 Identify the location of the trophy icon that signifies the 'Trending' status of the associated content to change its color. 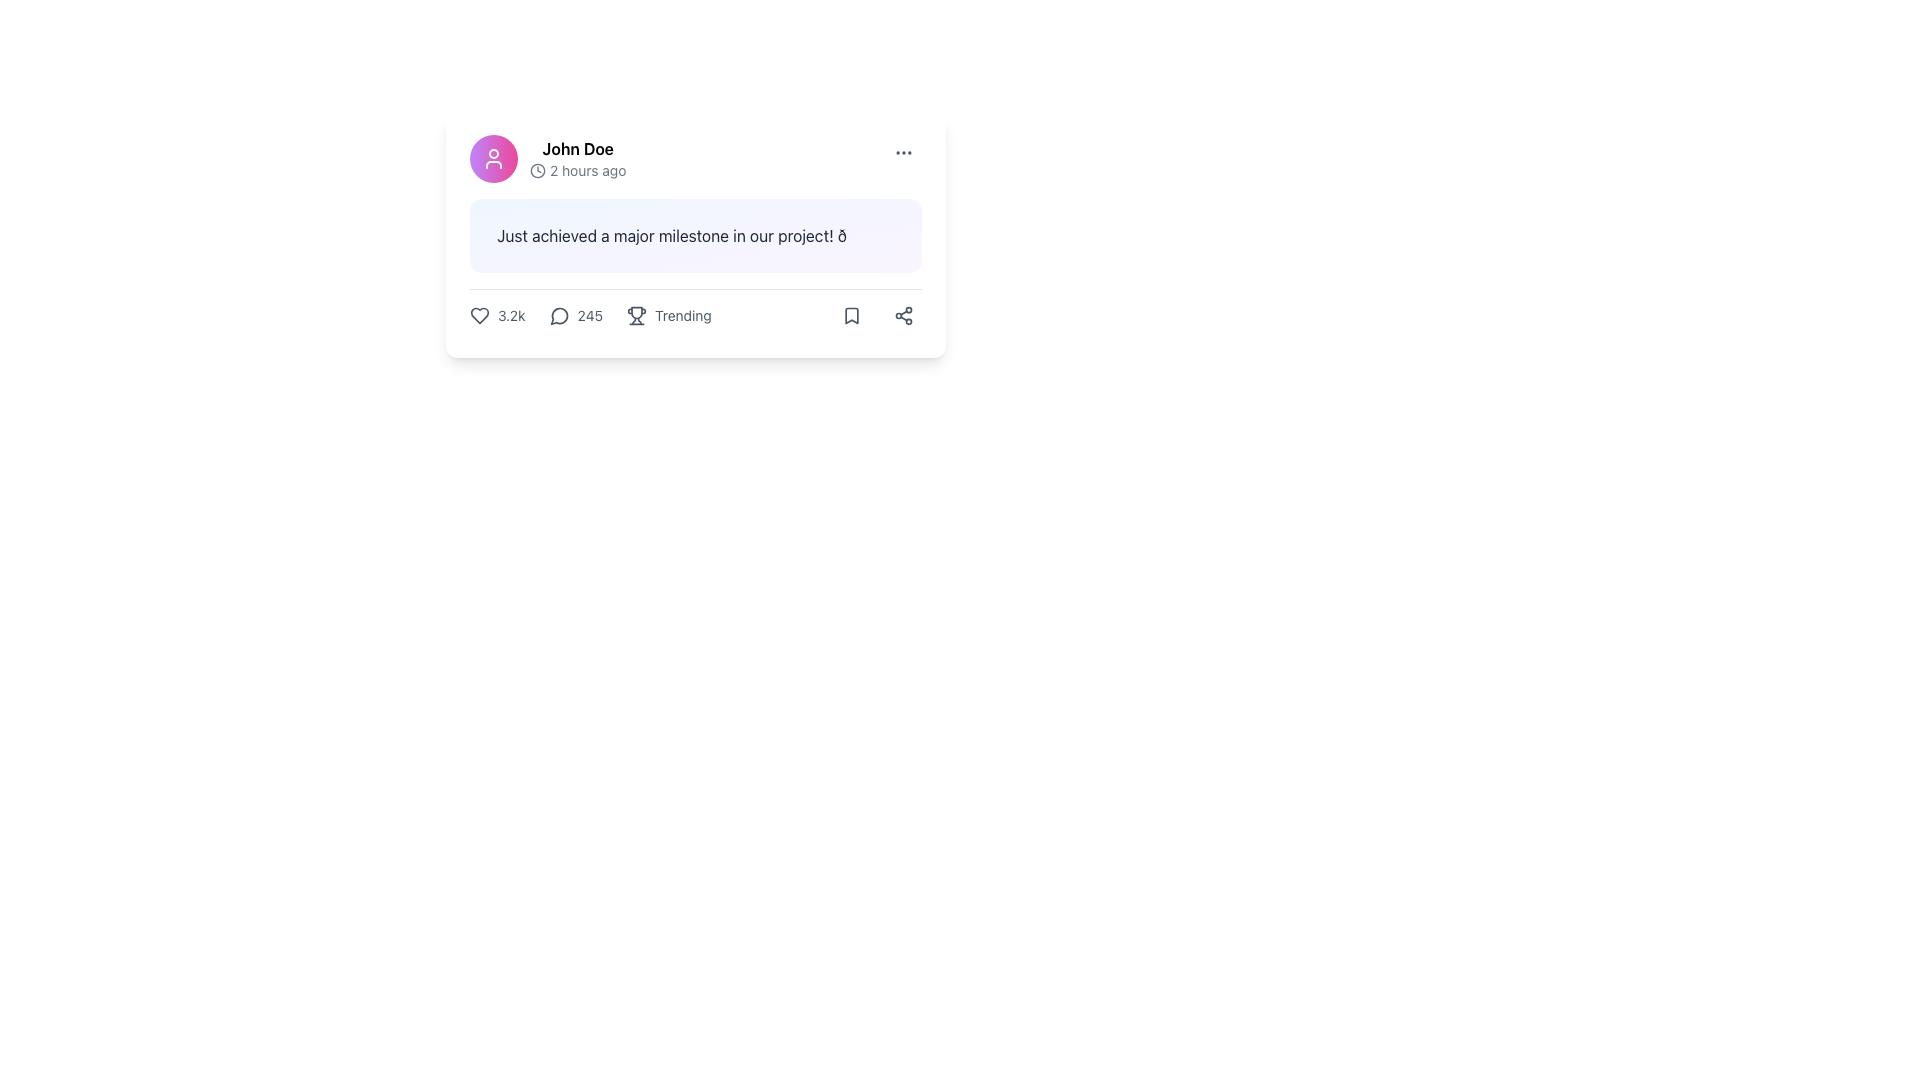
(636, 315).